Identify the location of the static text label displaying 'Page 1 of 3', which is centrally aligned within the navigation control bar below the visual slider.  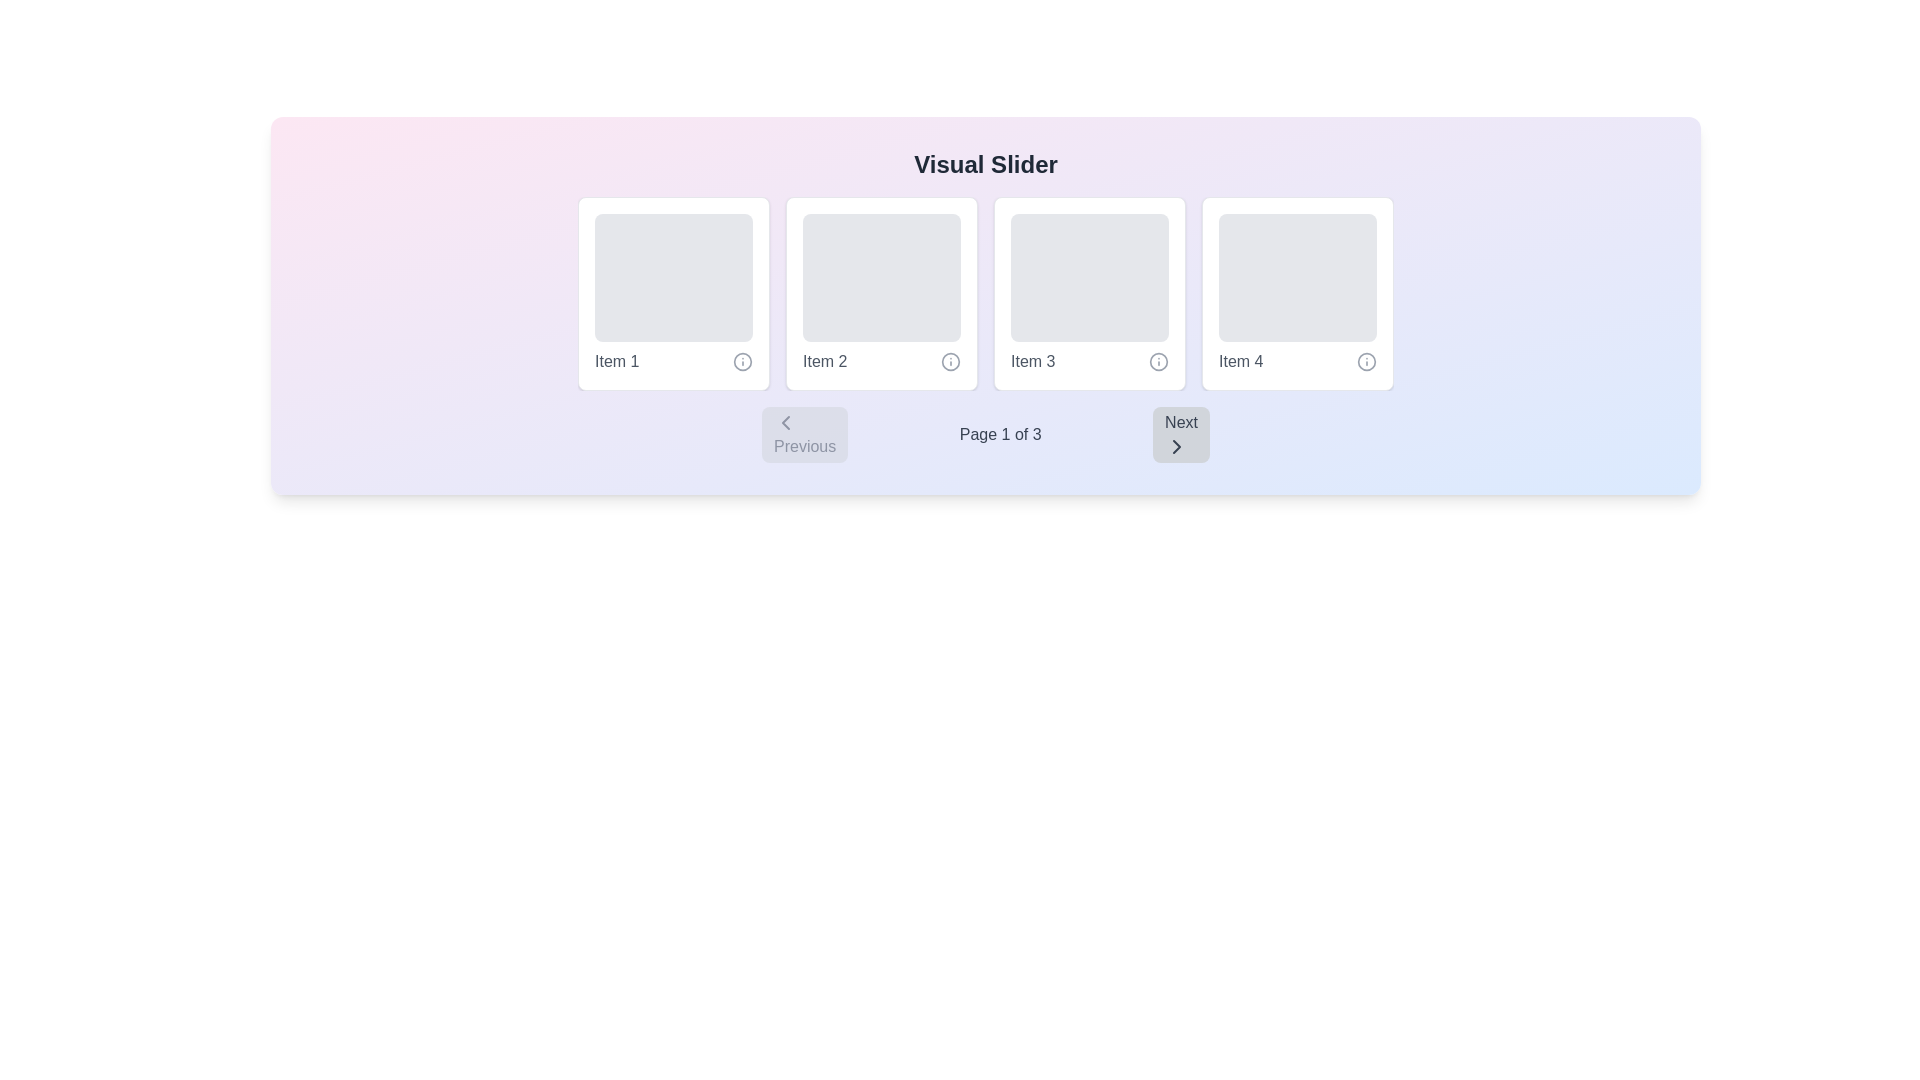
(1000, 434).